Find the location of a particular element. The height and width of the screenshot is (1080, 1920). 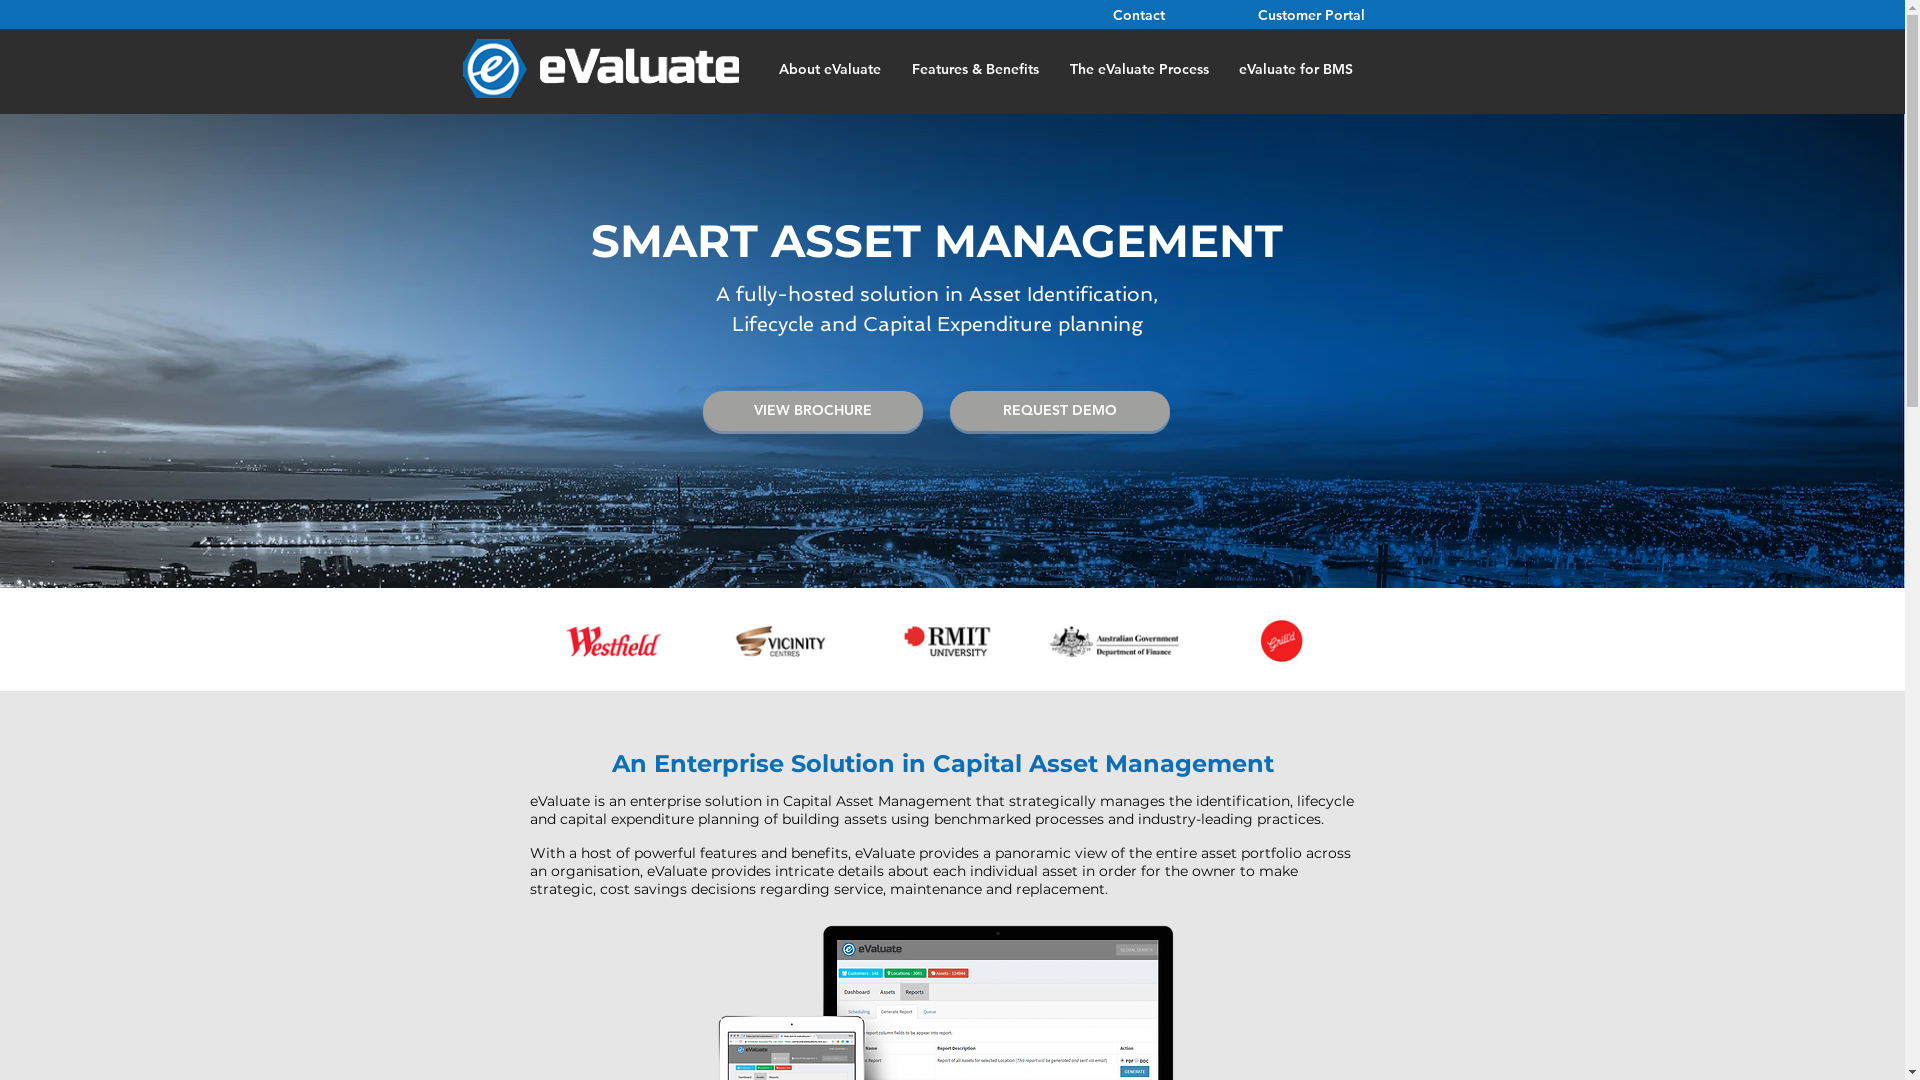

'About eValuate' is located at coordinates (828, 66).